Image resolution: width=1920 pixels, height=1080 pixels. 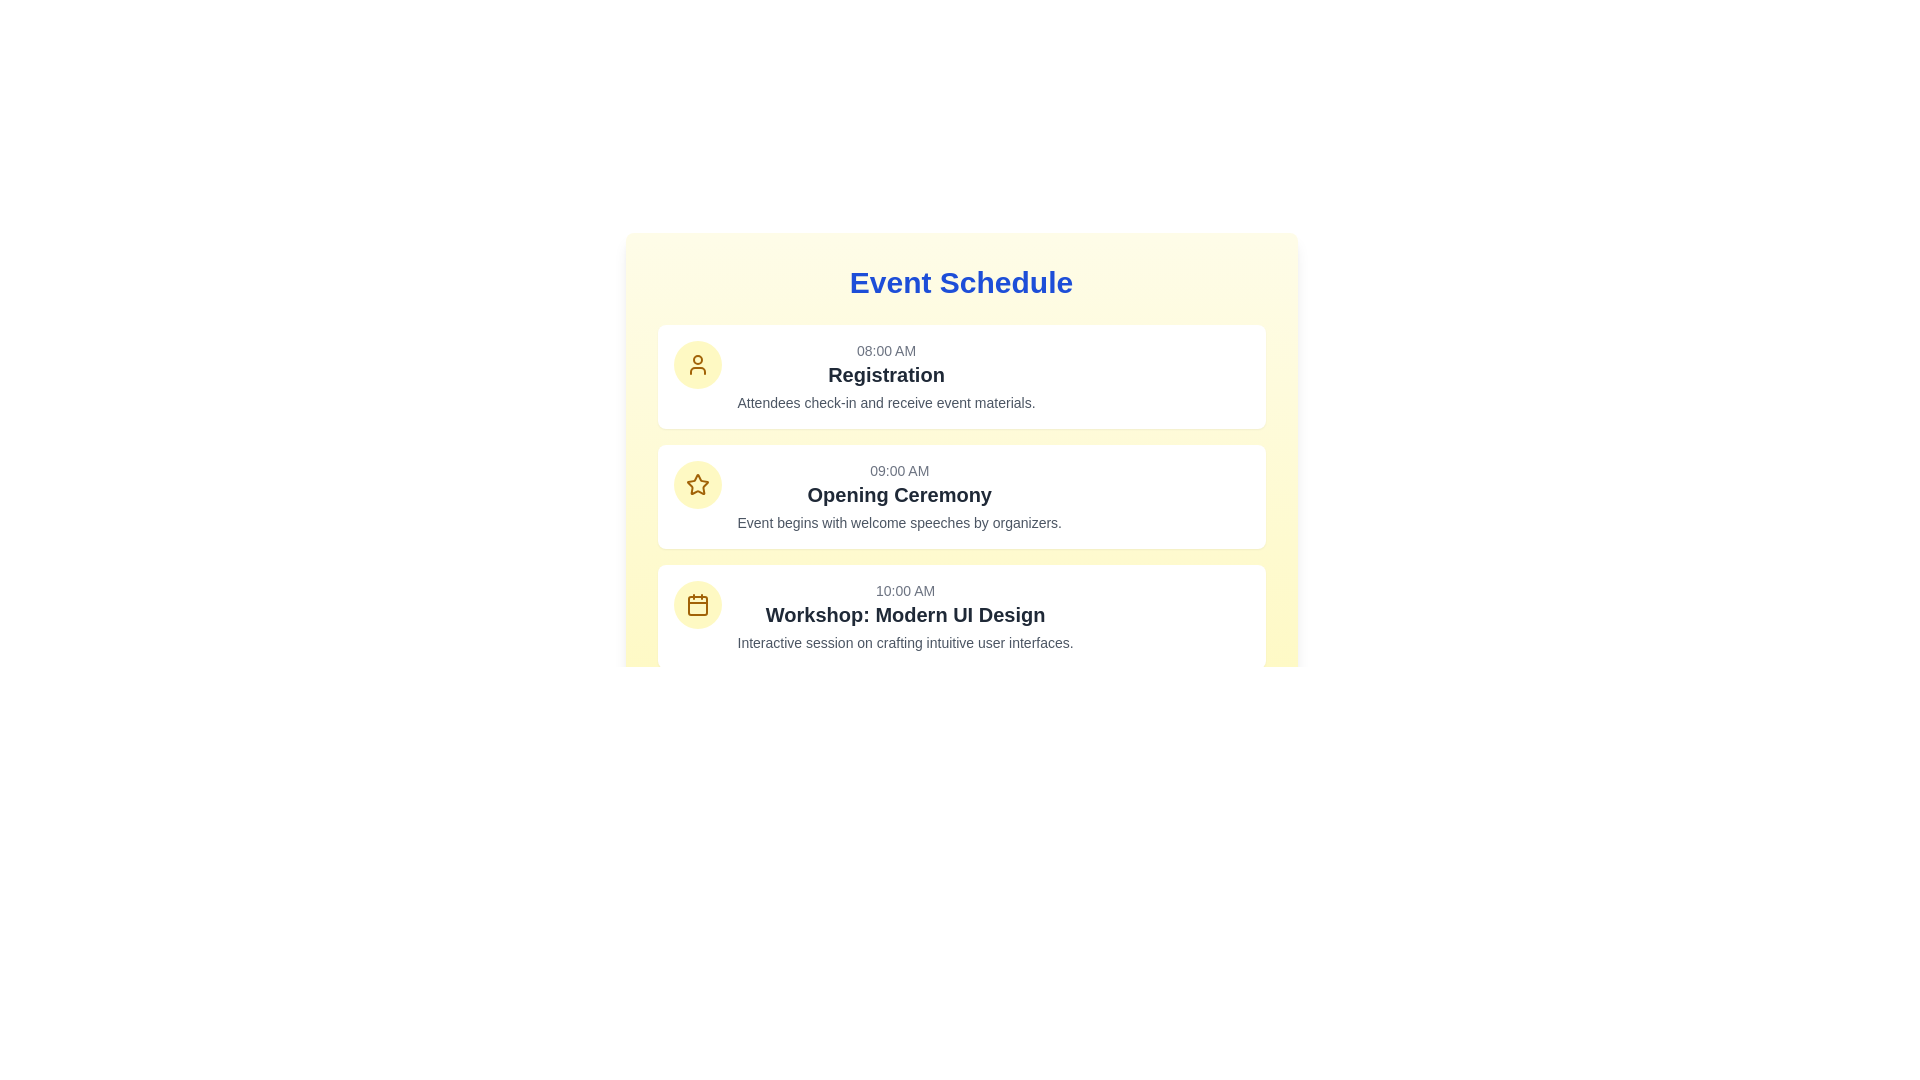 I want to click on the star-shaped icon outlined in brown, which is located within a circular yellow background, adjacent to the 'Registration' event at 8:00 AM, so click(x=697, y=485).